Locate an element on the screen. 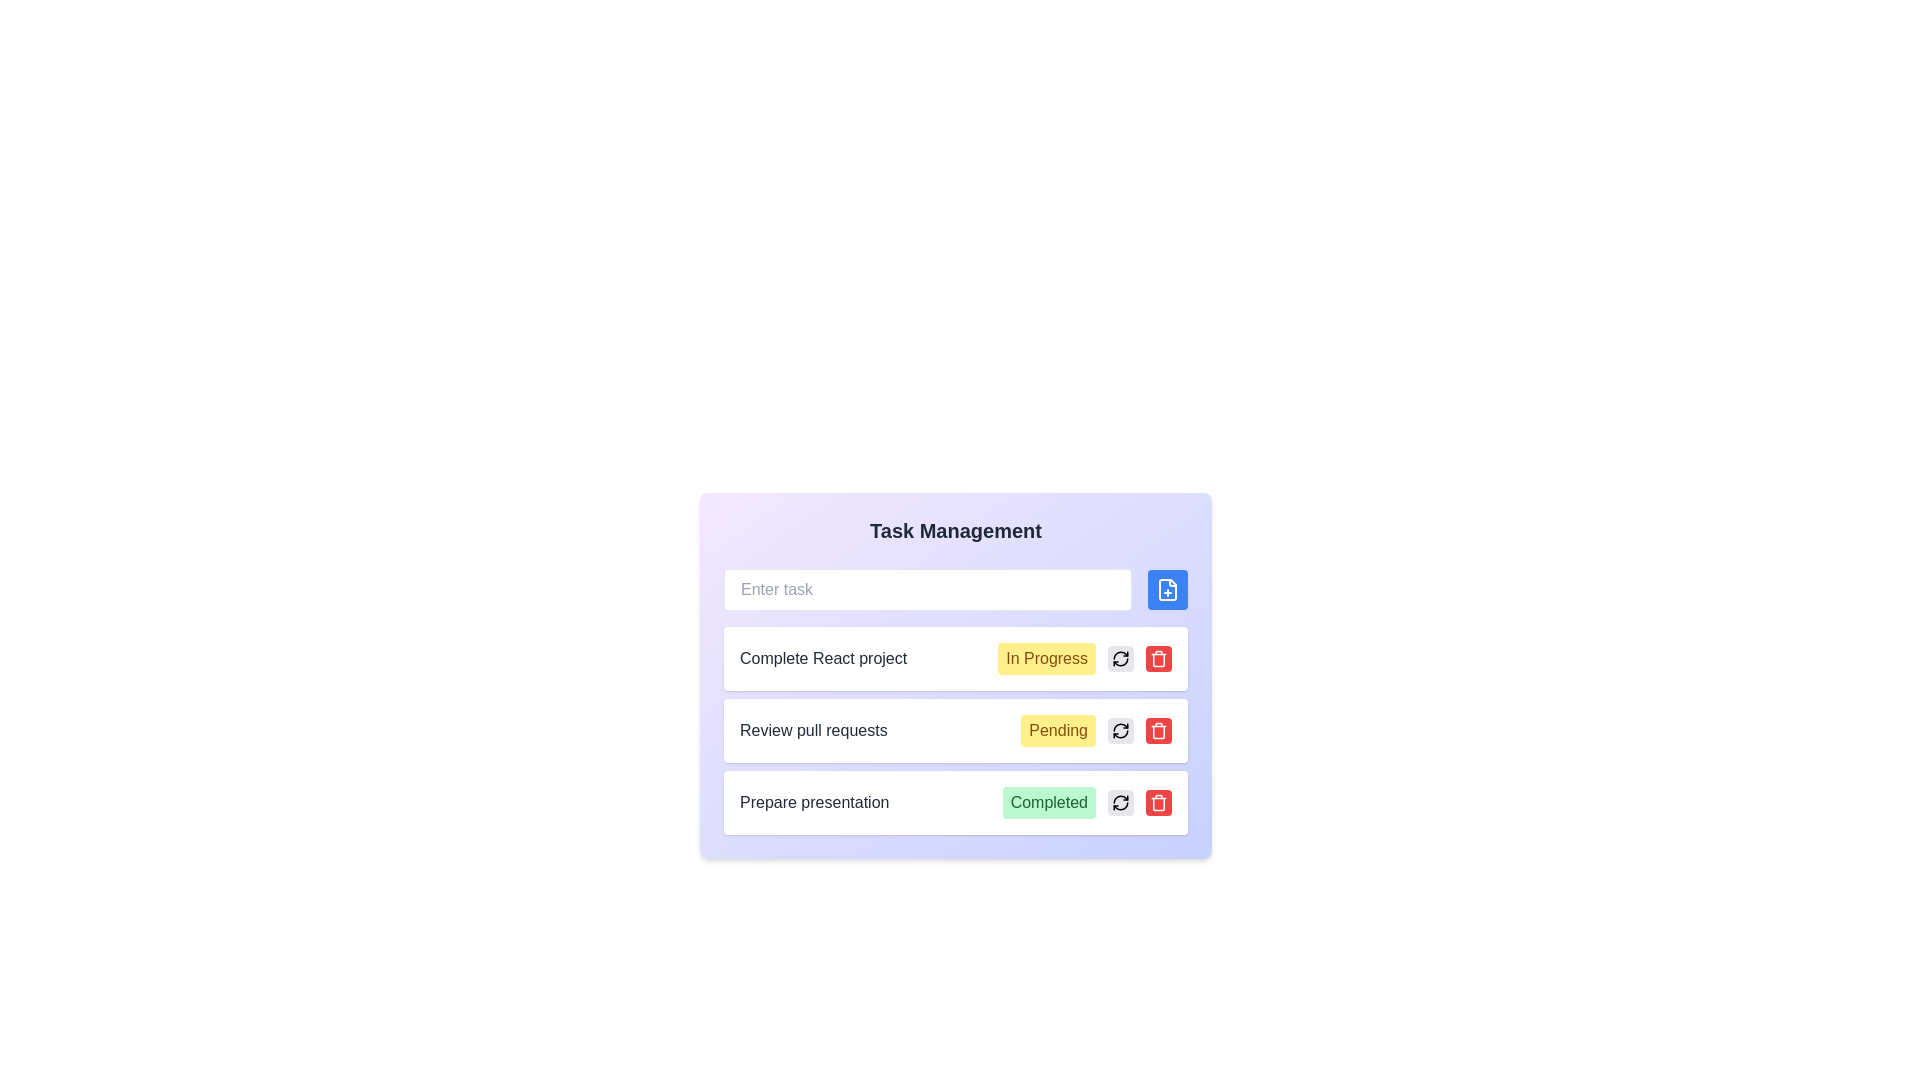  the Text Label displaying the title of a specific task located in the bottom-most task row of the task management system, which is to the left of the 'Completed' indicator badge is located at coordinates (814, 801).